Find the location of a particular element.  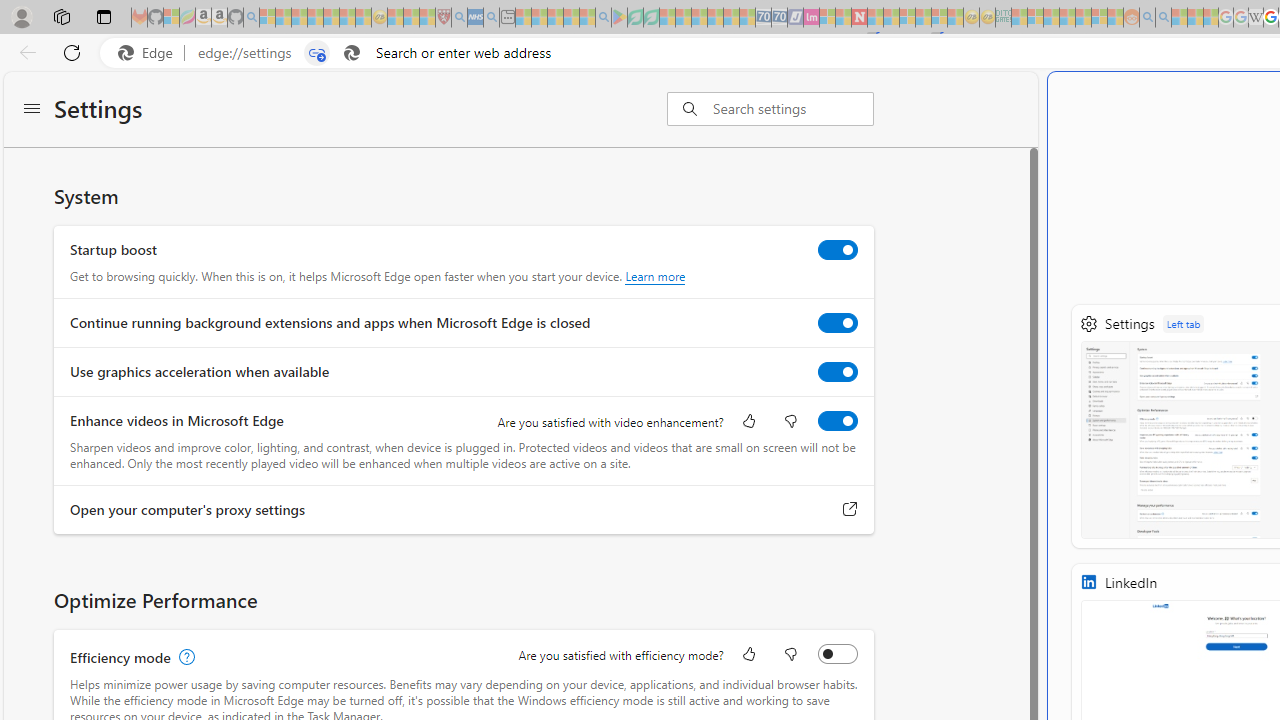

'Settings menu' is located at coordinates (32, 110).